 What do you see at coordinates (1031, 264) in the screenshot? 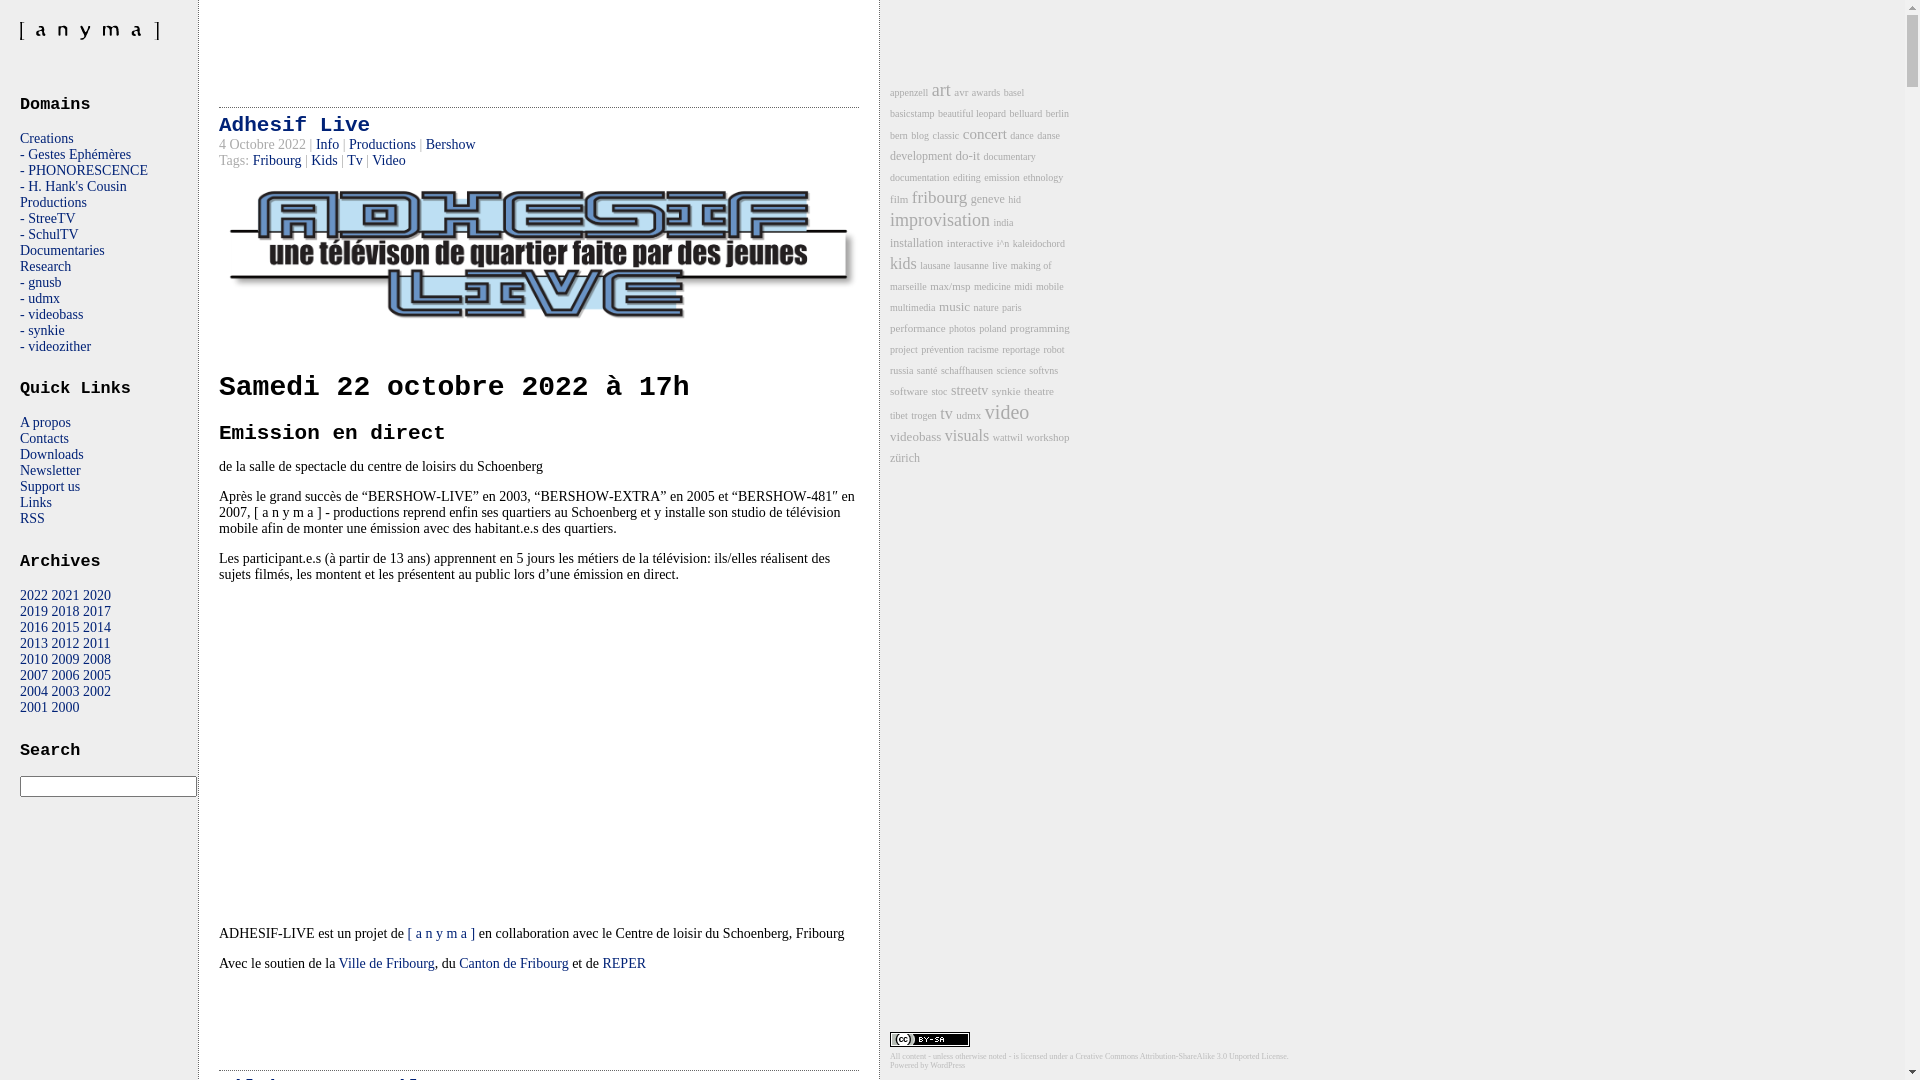
I see `'making of'` at bounding box center [1031, 264].